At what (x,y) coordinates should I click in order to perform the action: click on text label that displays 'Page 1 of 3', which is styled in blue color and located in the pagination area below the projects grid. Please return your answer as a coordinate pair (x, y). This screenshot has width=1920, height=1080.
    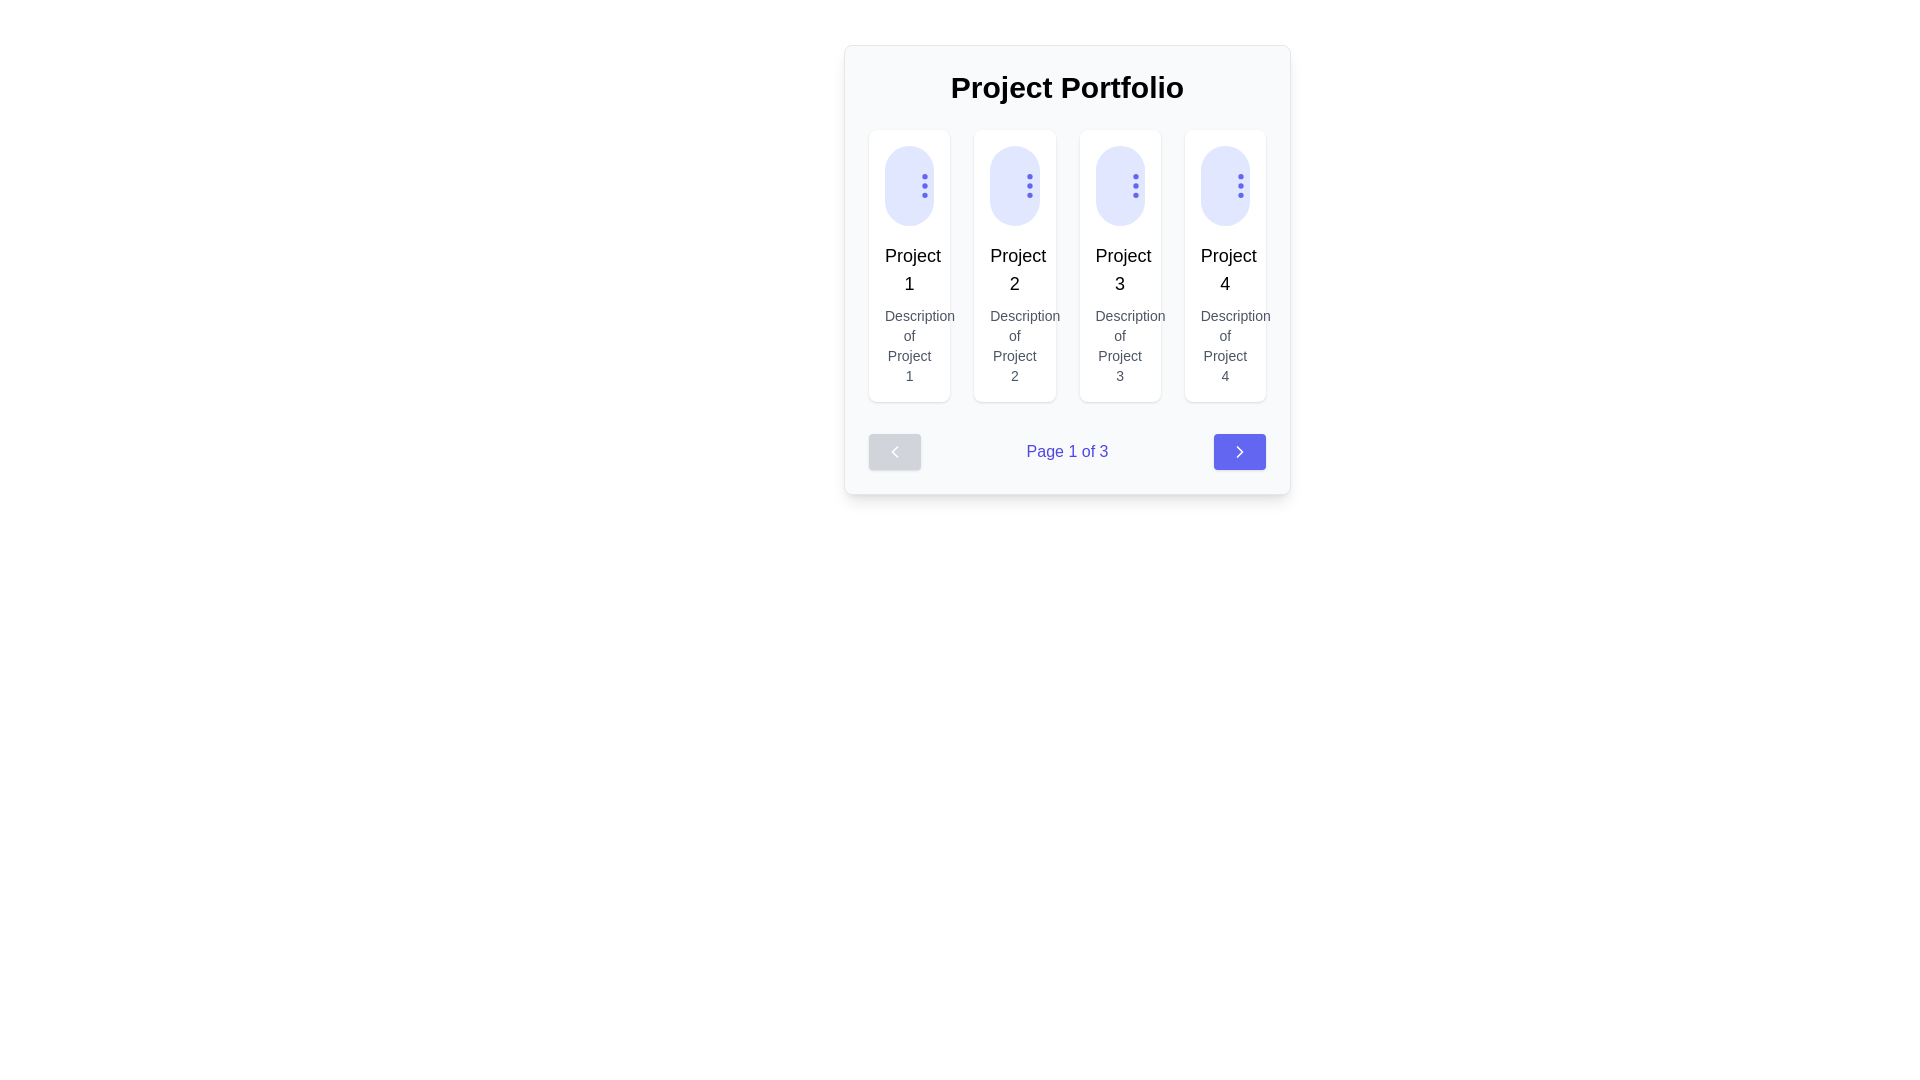
    Looking at the image, I should click on (1066, 451).